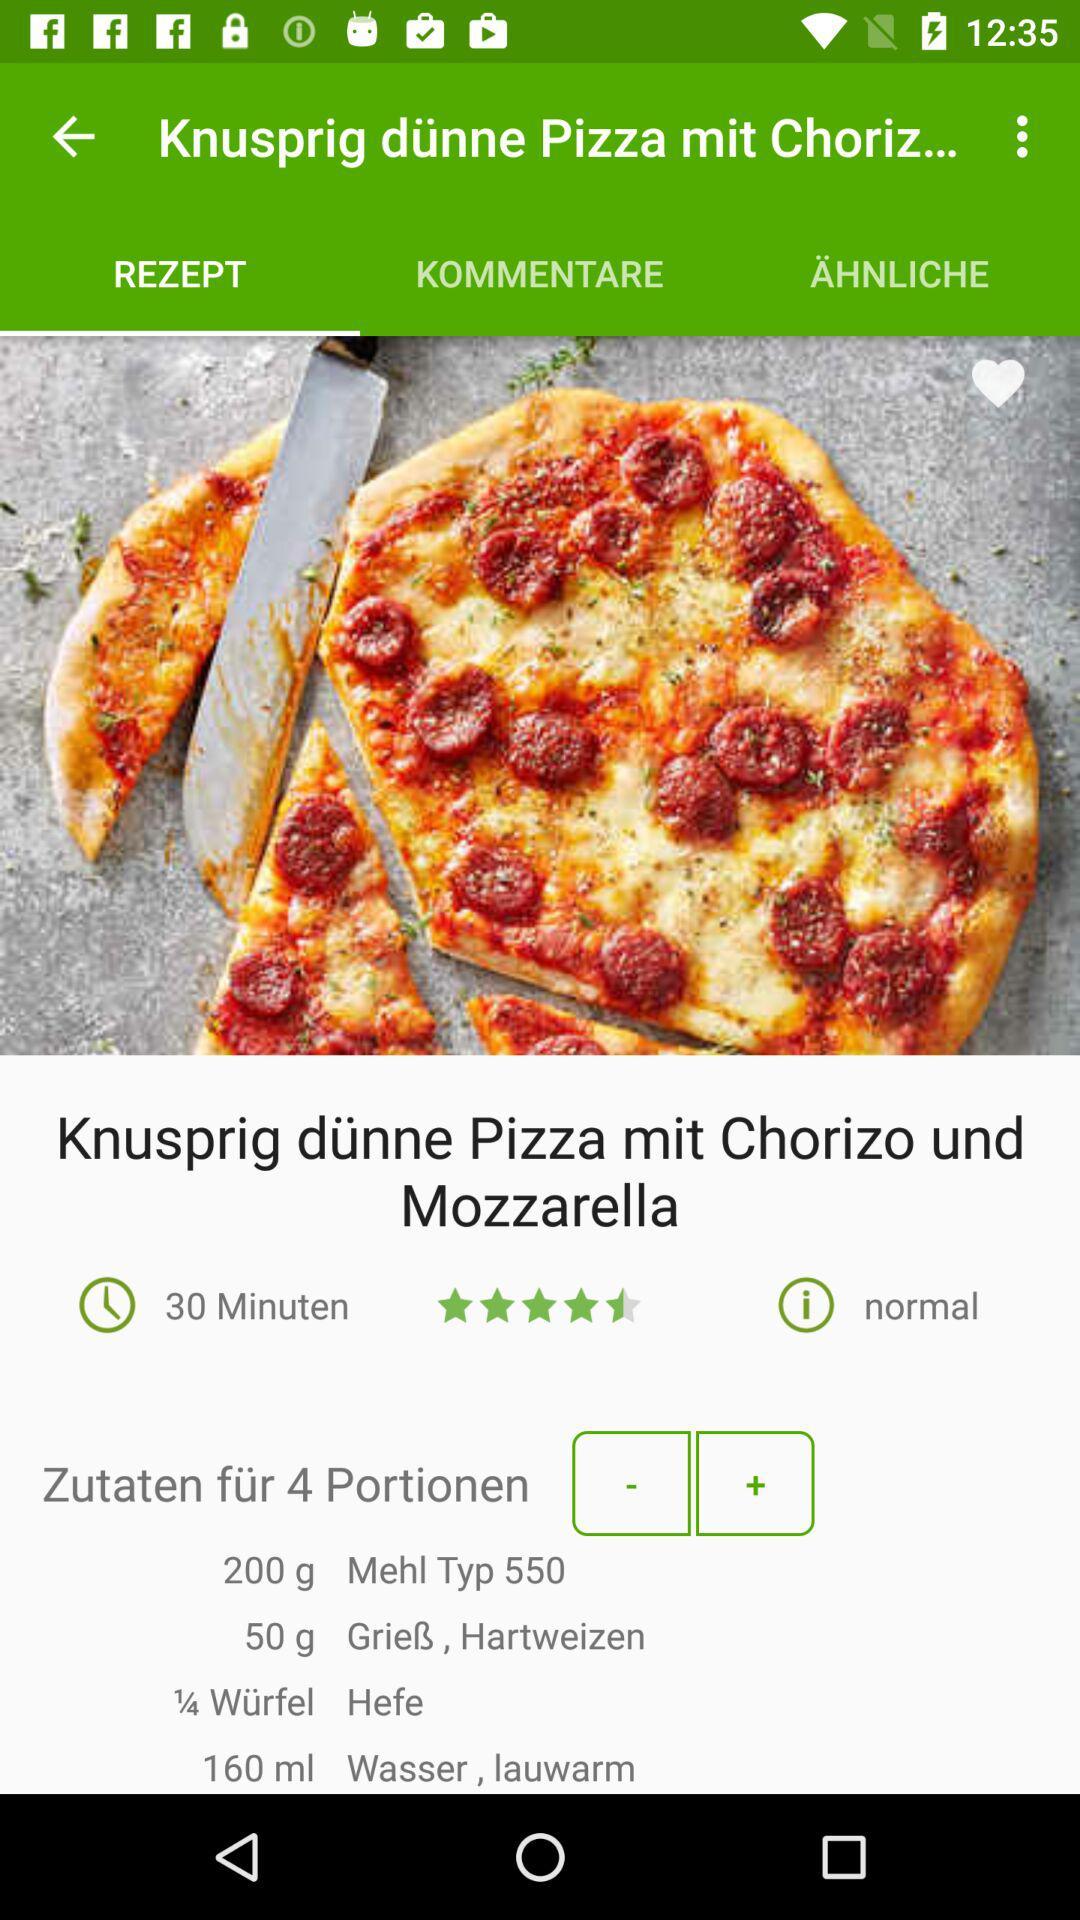 Image resolution: width=1080 pixels, height=1920 pixels. I want to click on the item below the rezept, so click(540, 695).